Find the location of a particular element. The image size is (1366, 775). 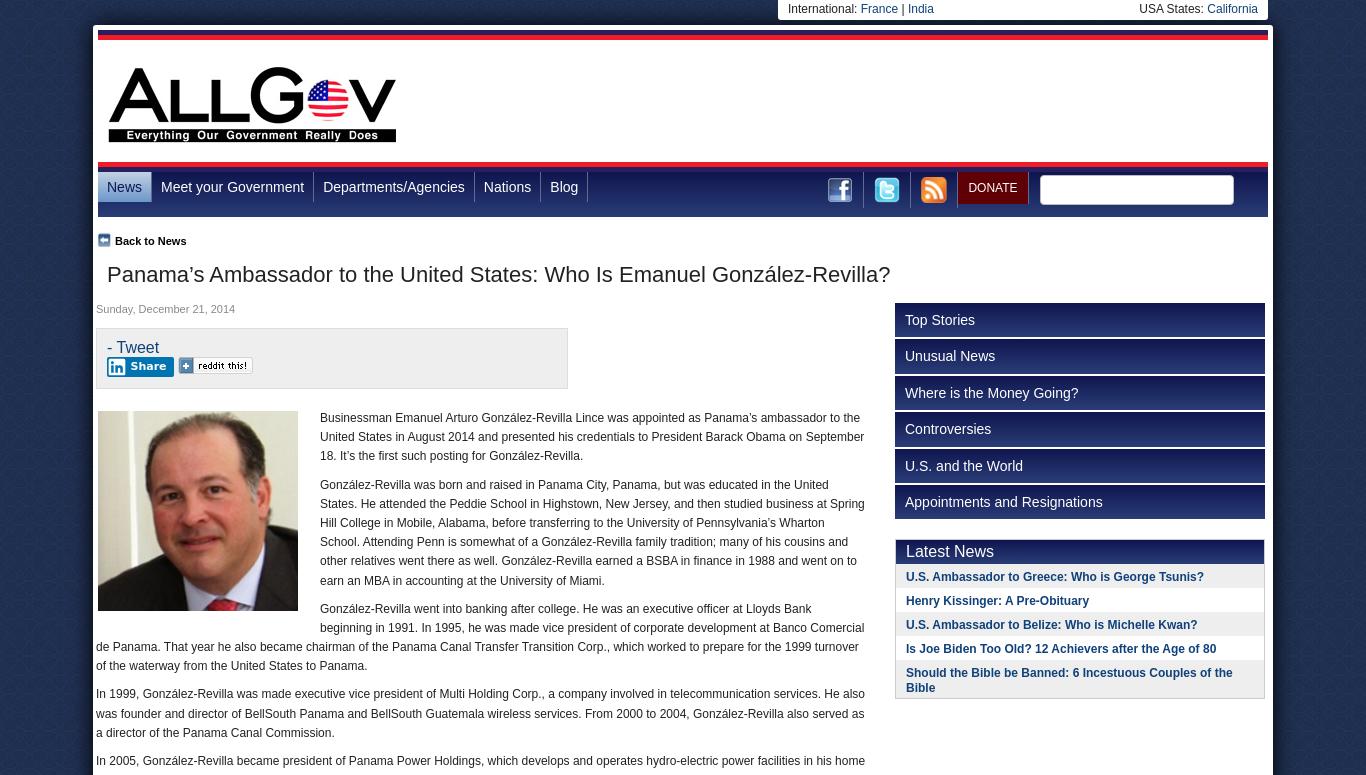

'U.S. Ambassador to Greece: Who is George Tsunis?' is located at coordinates (905, 575).